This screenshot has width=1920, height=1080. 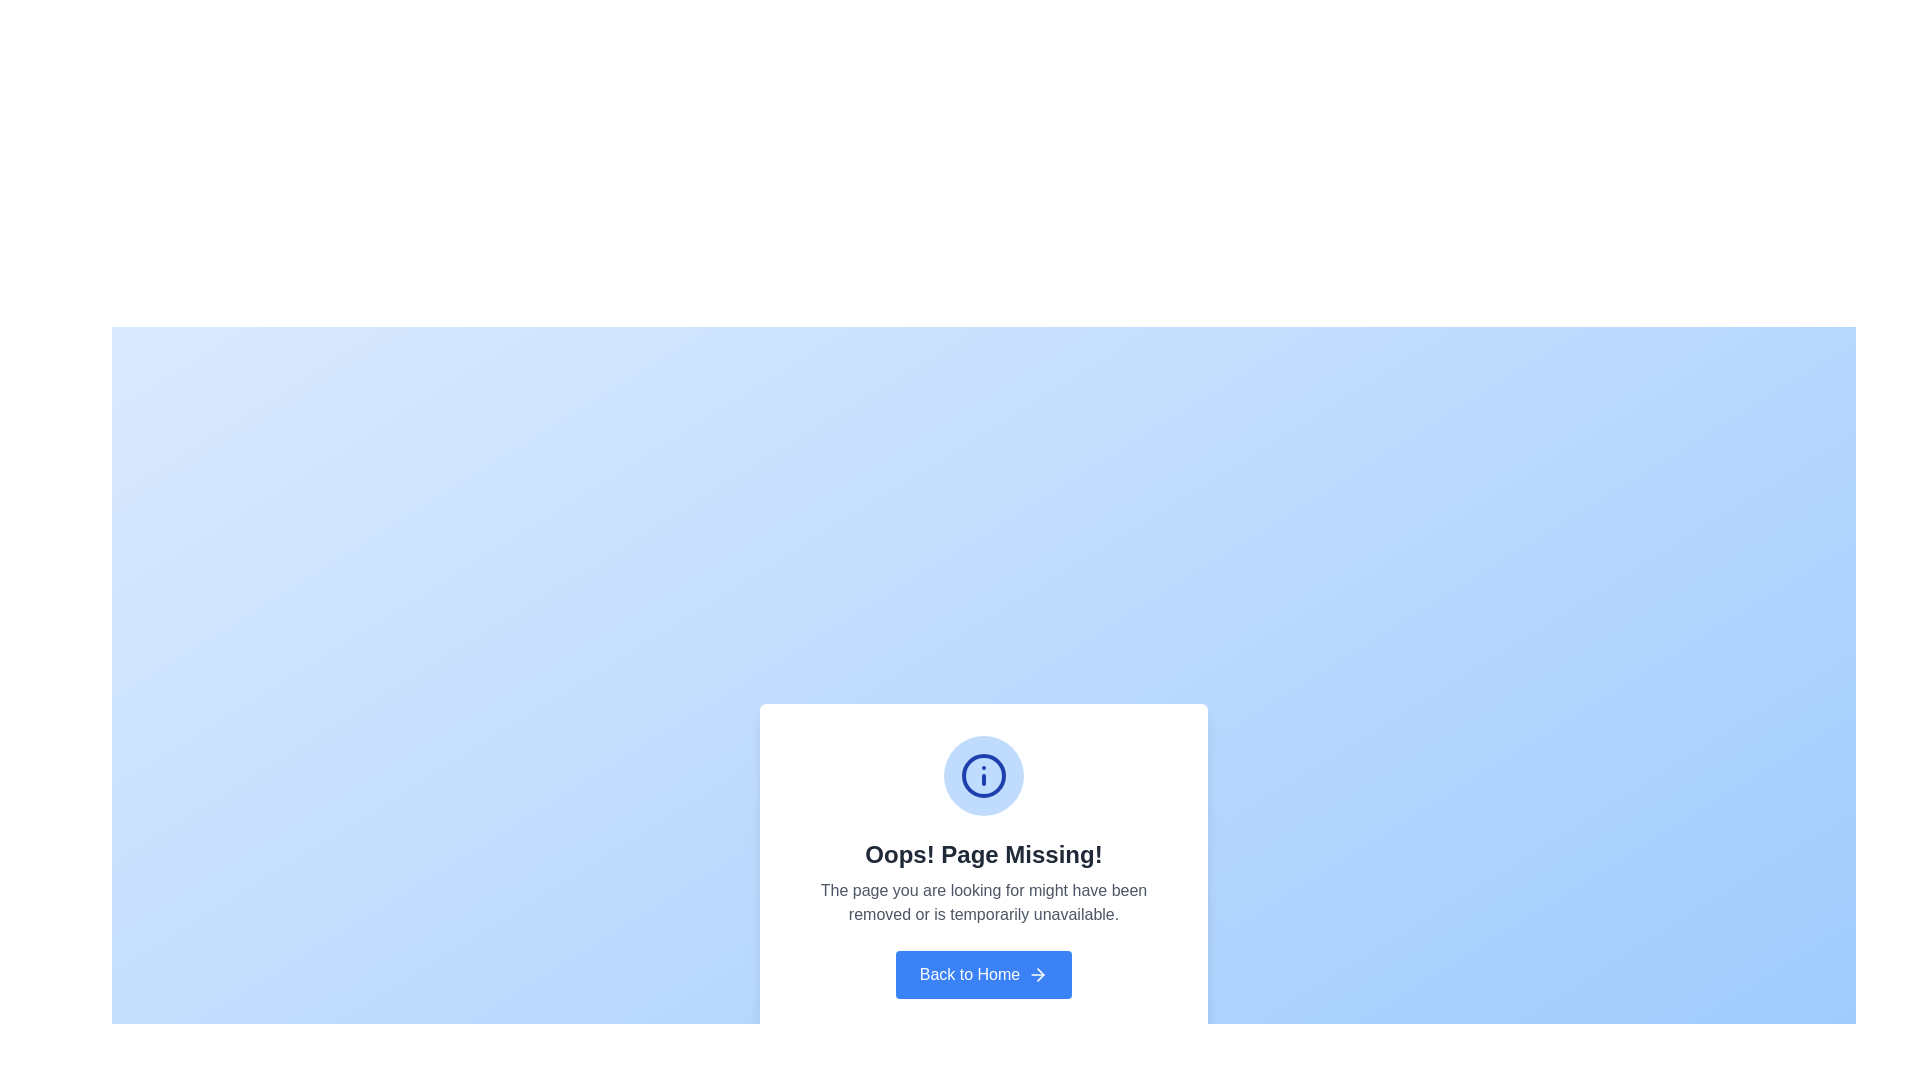 I want to click on the blue circle with a thicker border, which is located at the center of the information icon above the text stating 'Oops! Page Missing!', so click(x=983, y=774).